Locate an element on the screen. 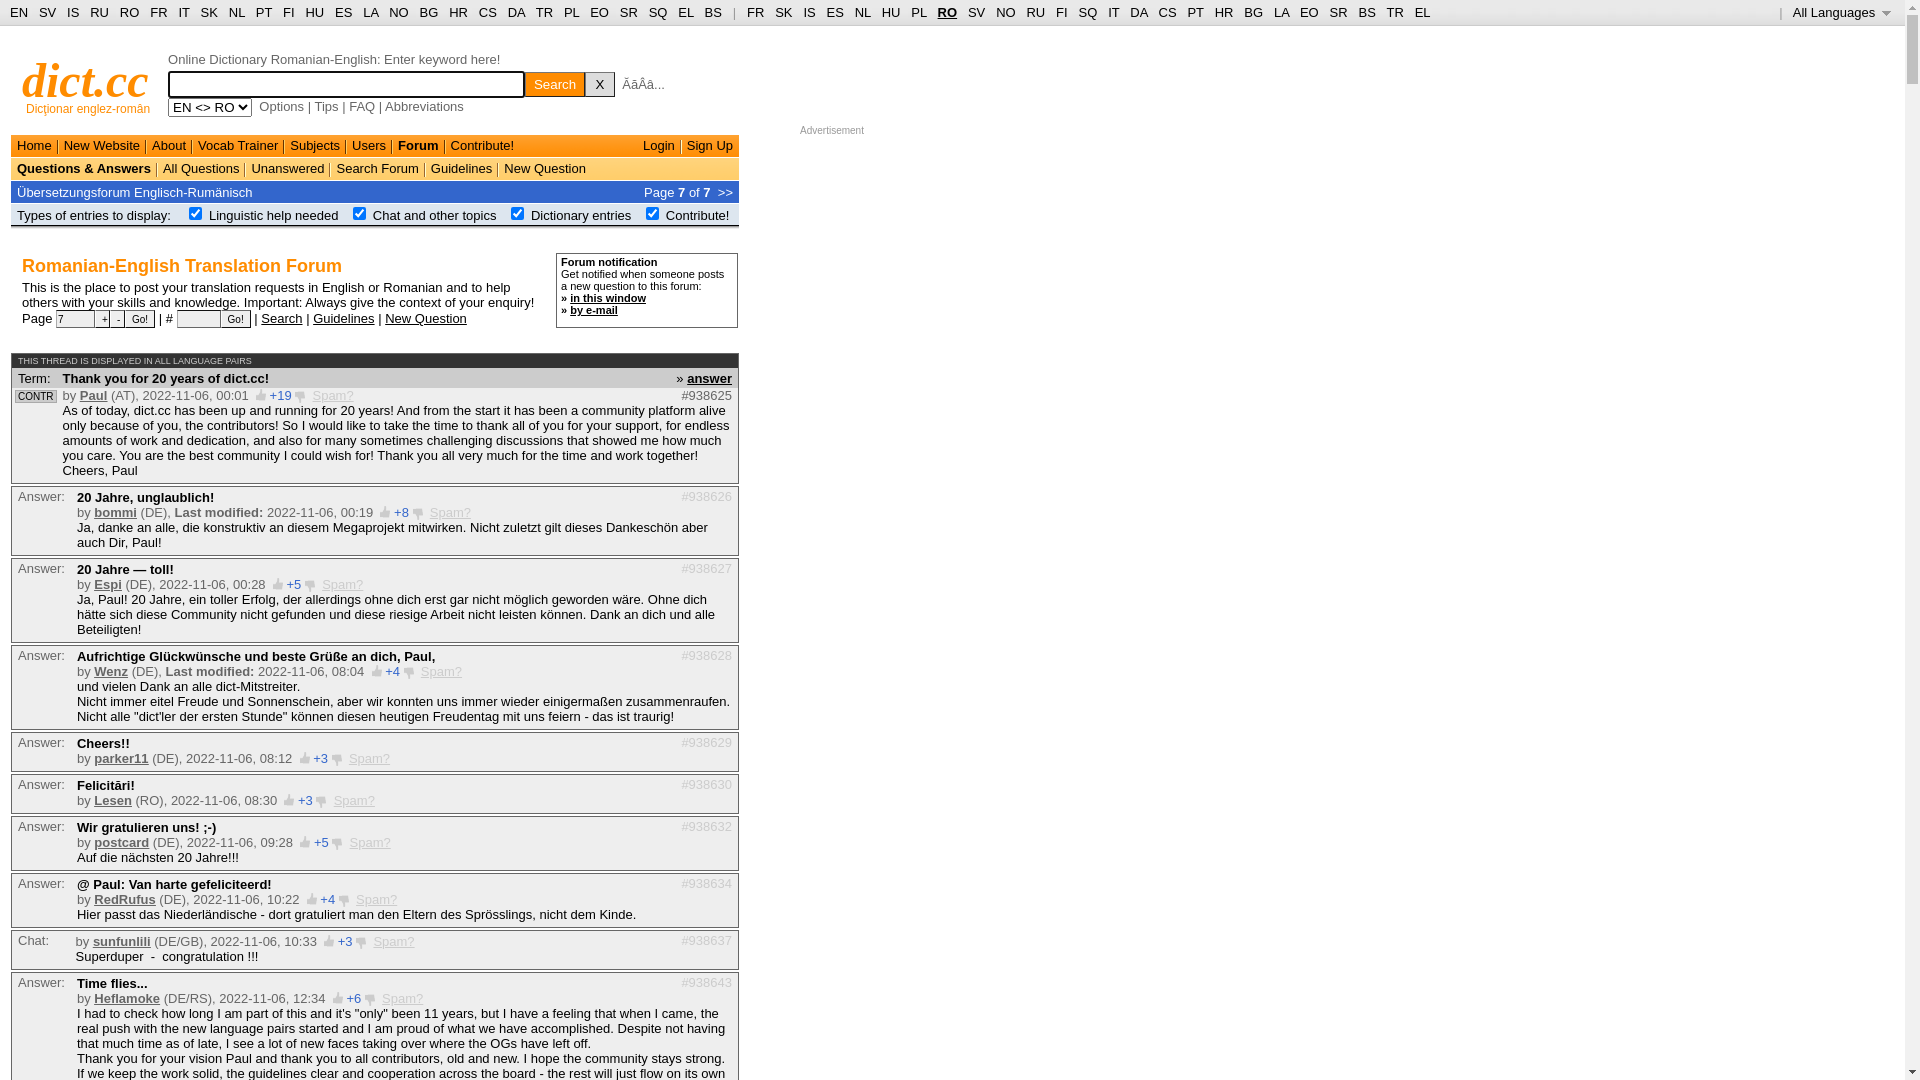 The height and width of the screenshot is (1080, 1920). 'New Website' is located at coordinates (100, 144).